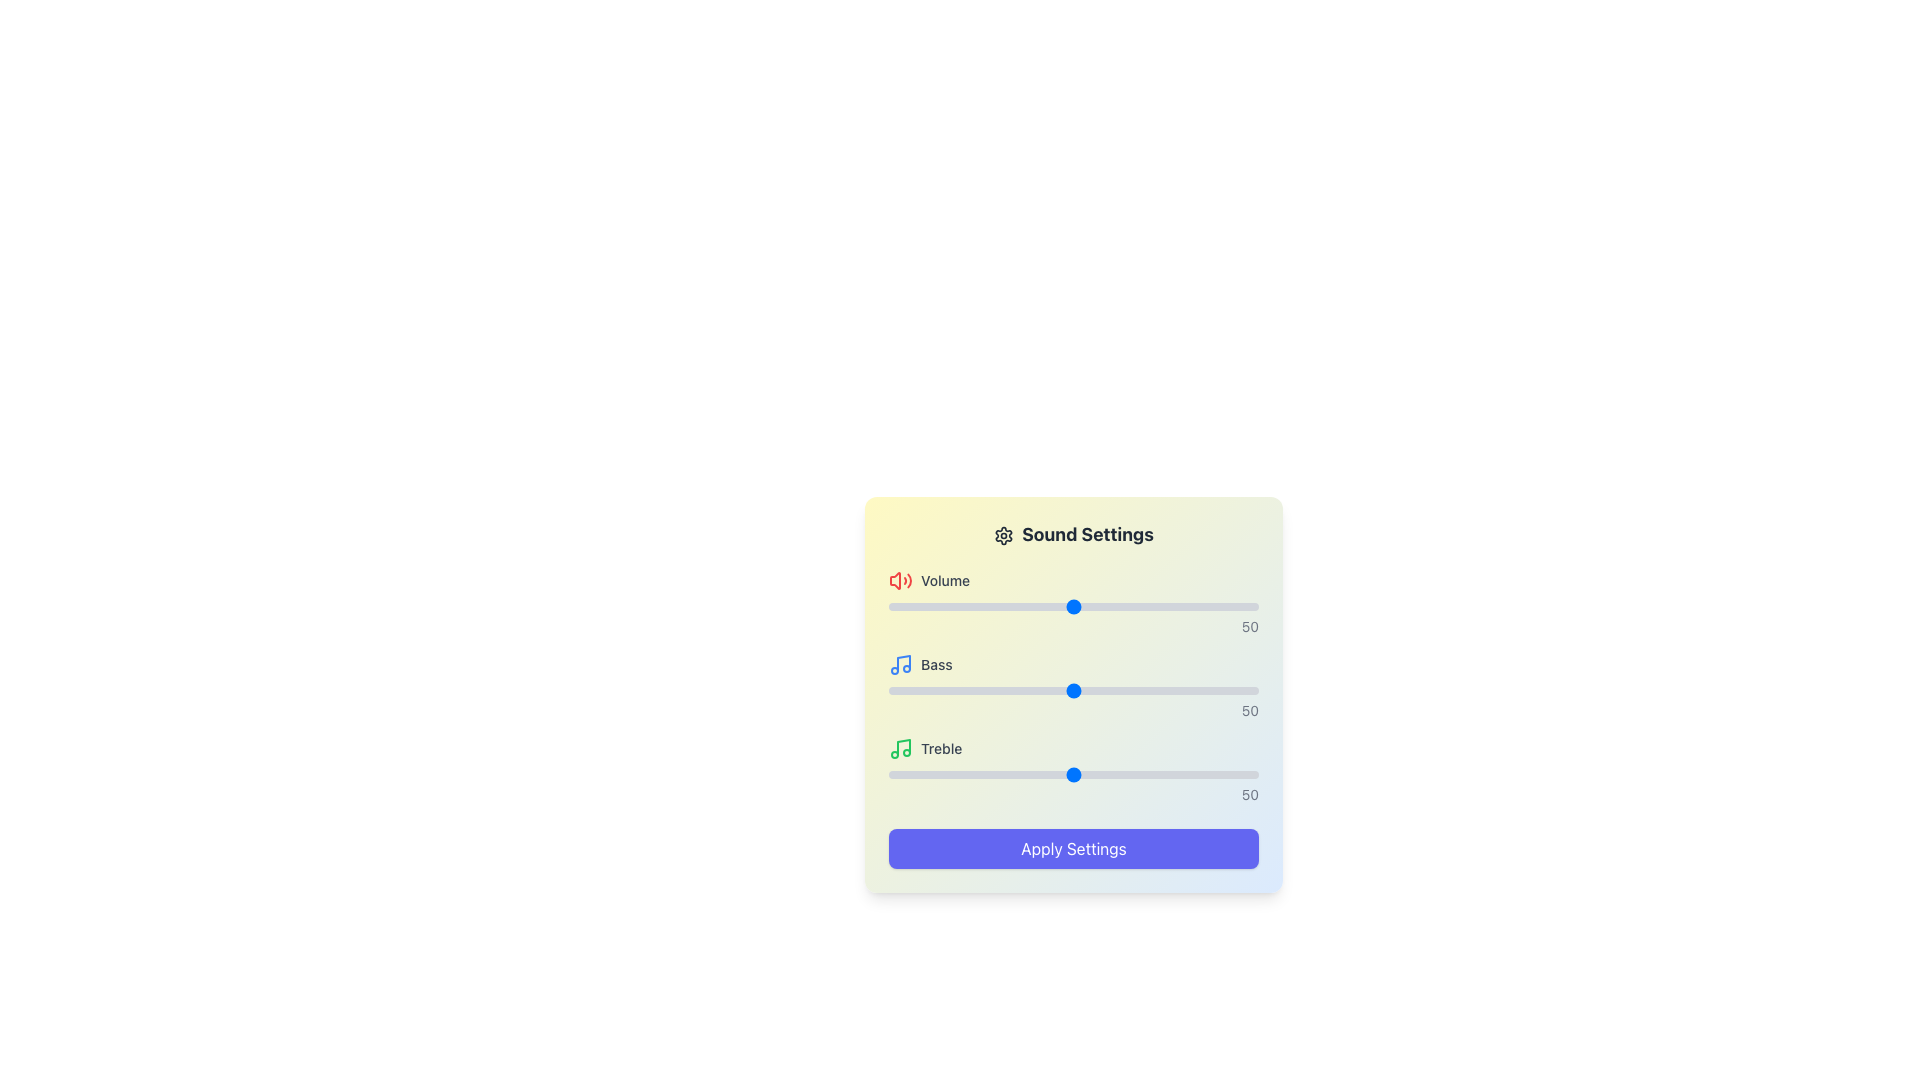 This screenshot has width=1920, height=1080. What do you see at coordinates (974, 774) in the screenshot?
I see `treble` at bounding box center [974, 774].